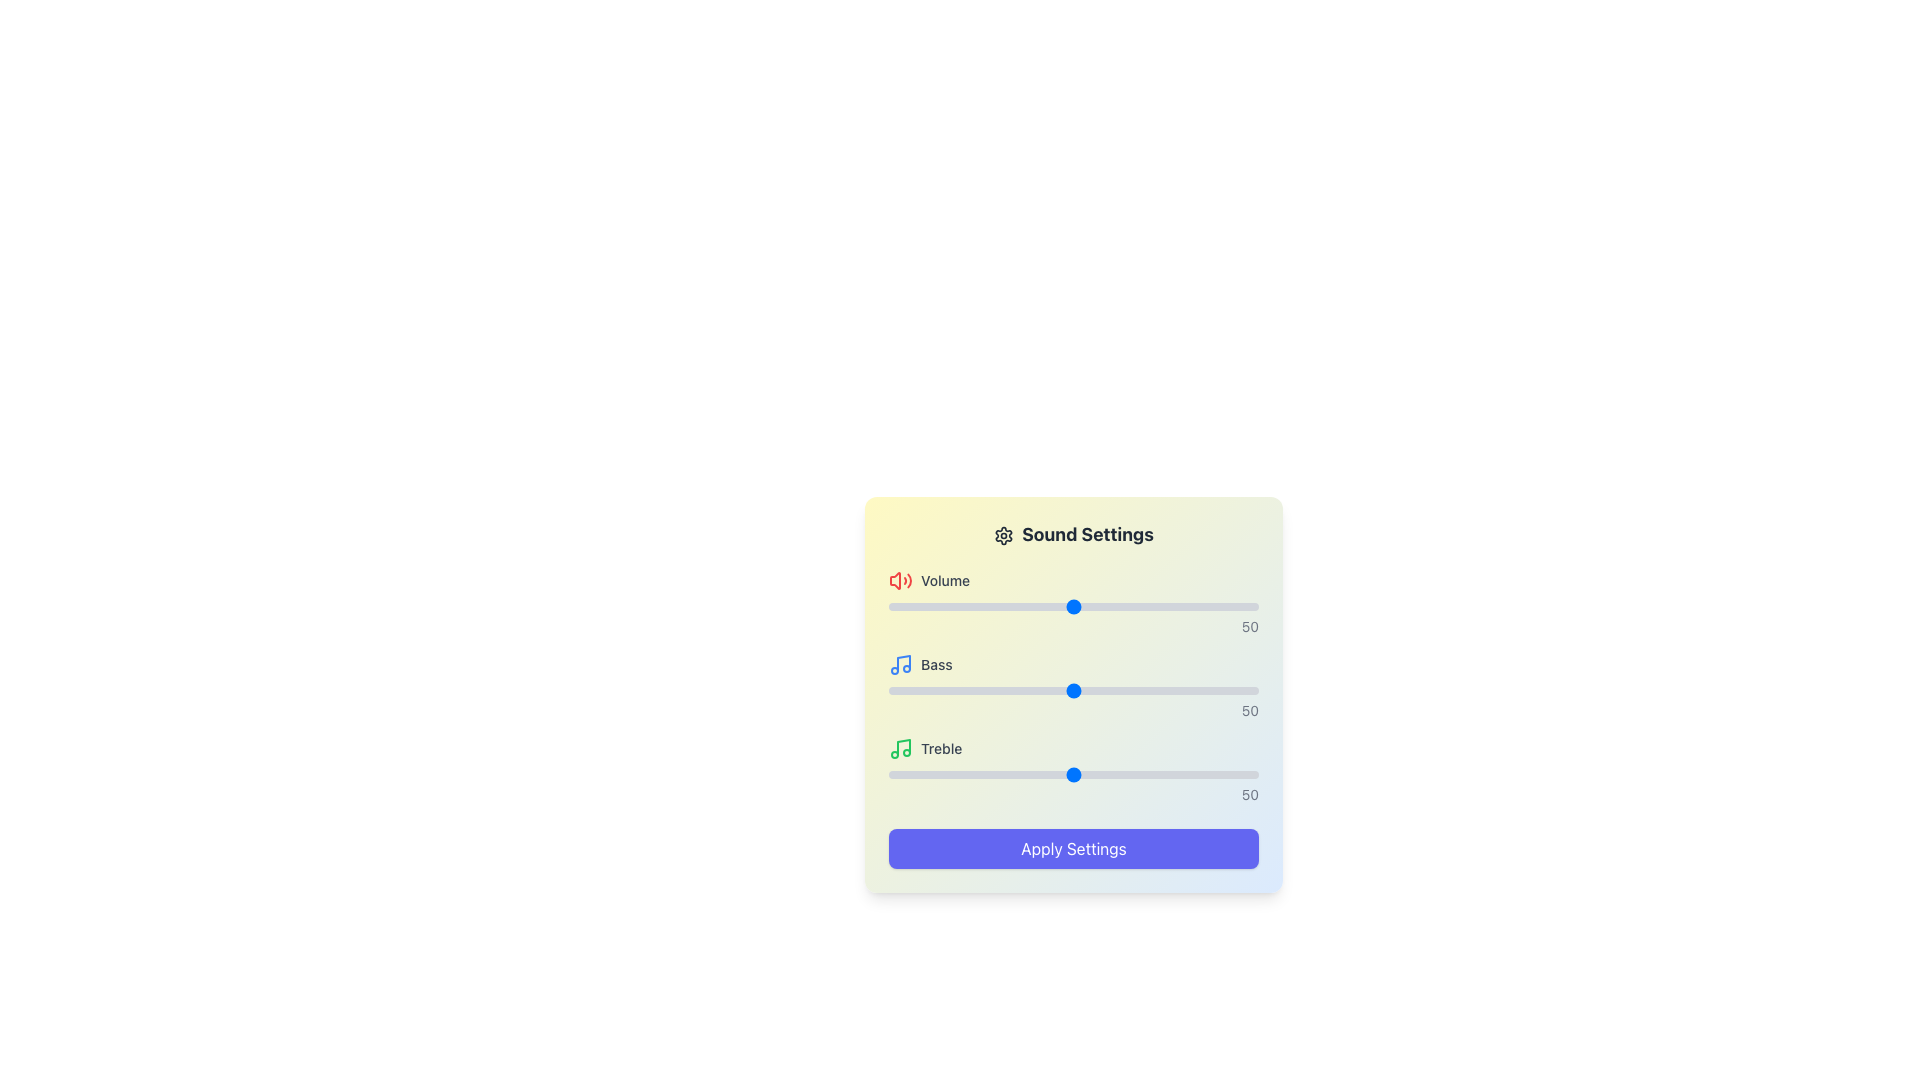 This screenshot has width=1920, height=1080. What do you see at coordinates (974, 774) in the screenshot?
I see `treble` at bounding box center [974, 774].